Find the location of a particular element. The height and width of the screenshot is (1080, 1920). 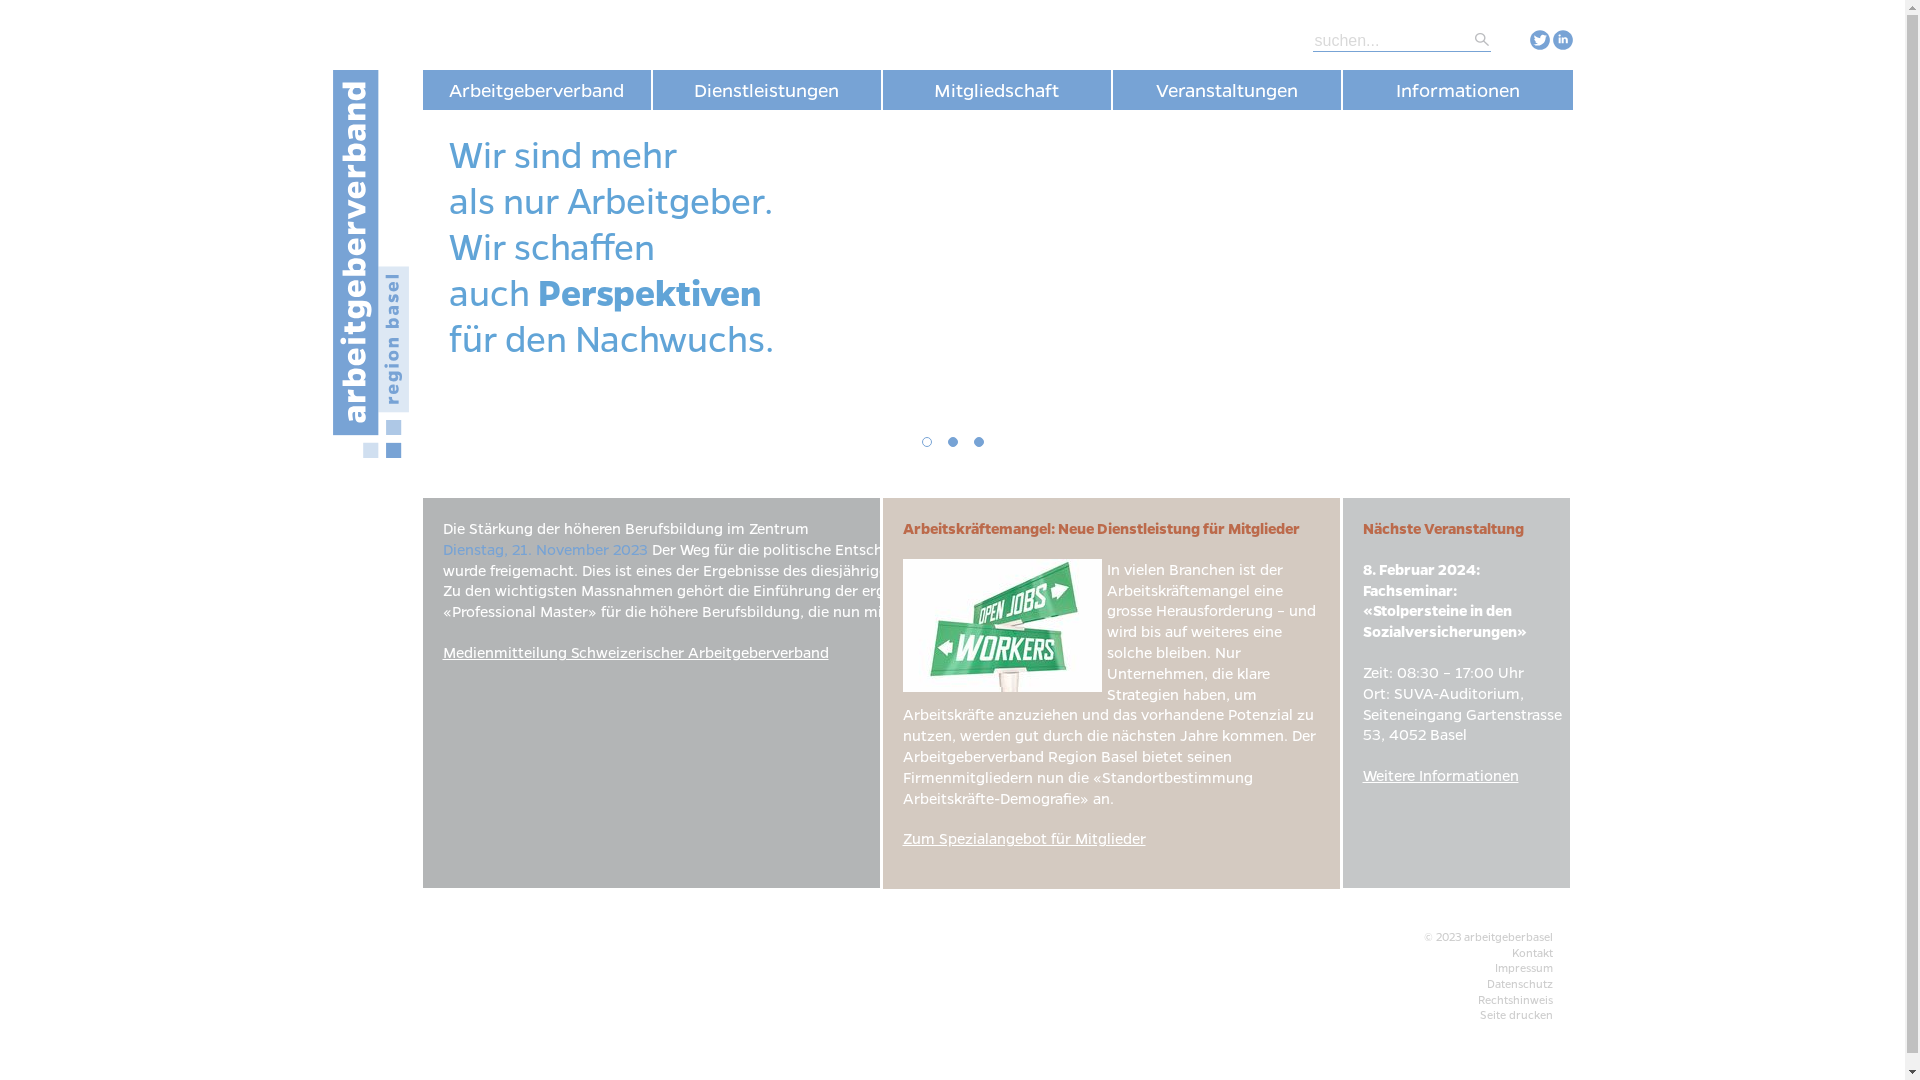

'Mitgliedschaft' is located at coordinates (996, 88).